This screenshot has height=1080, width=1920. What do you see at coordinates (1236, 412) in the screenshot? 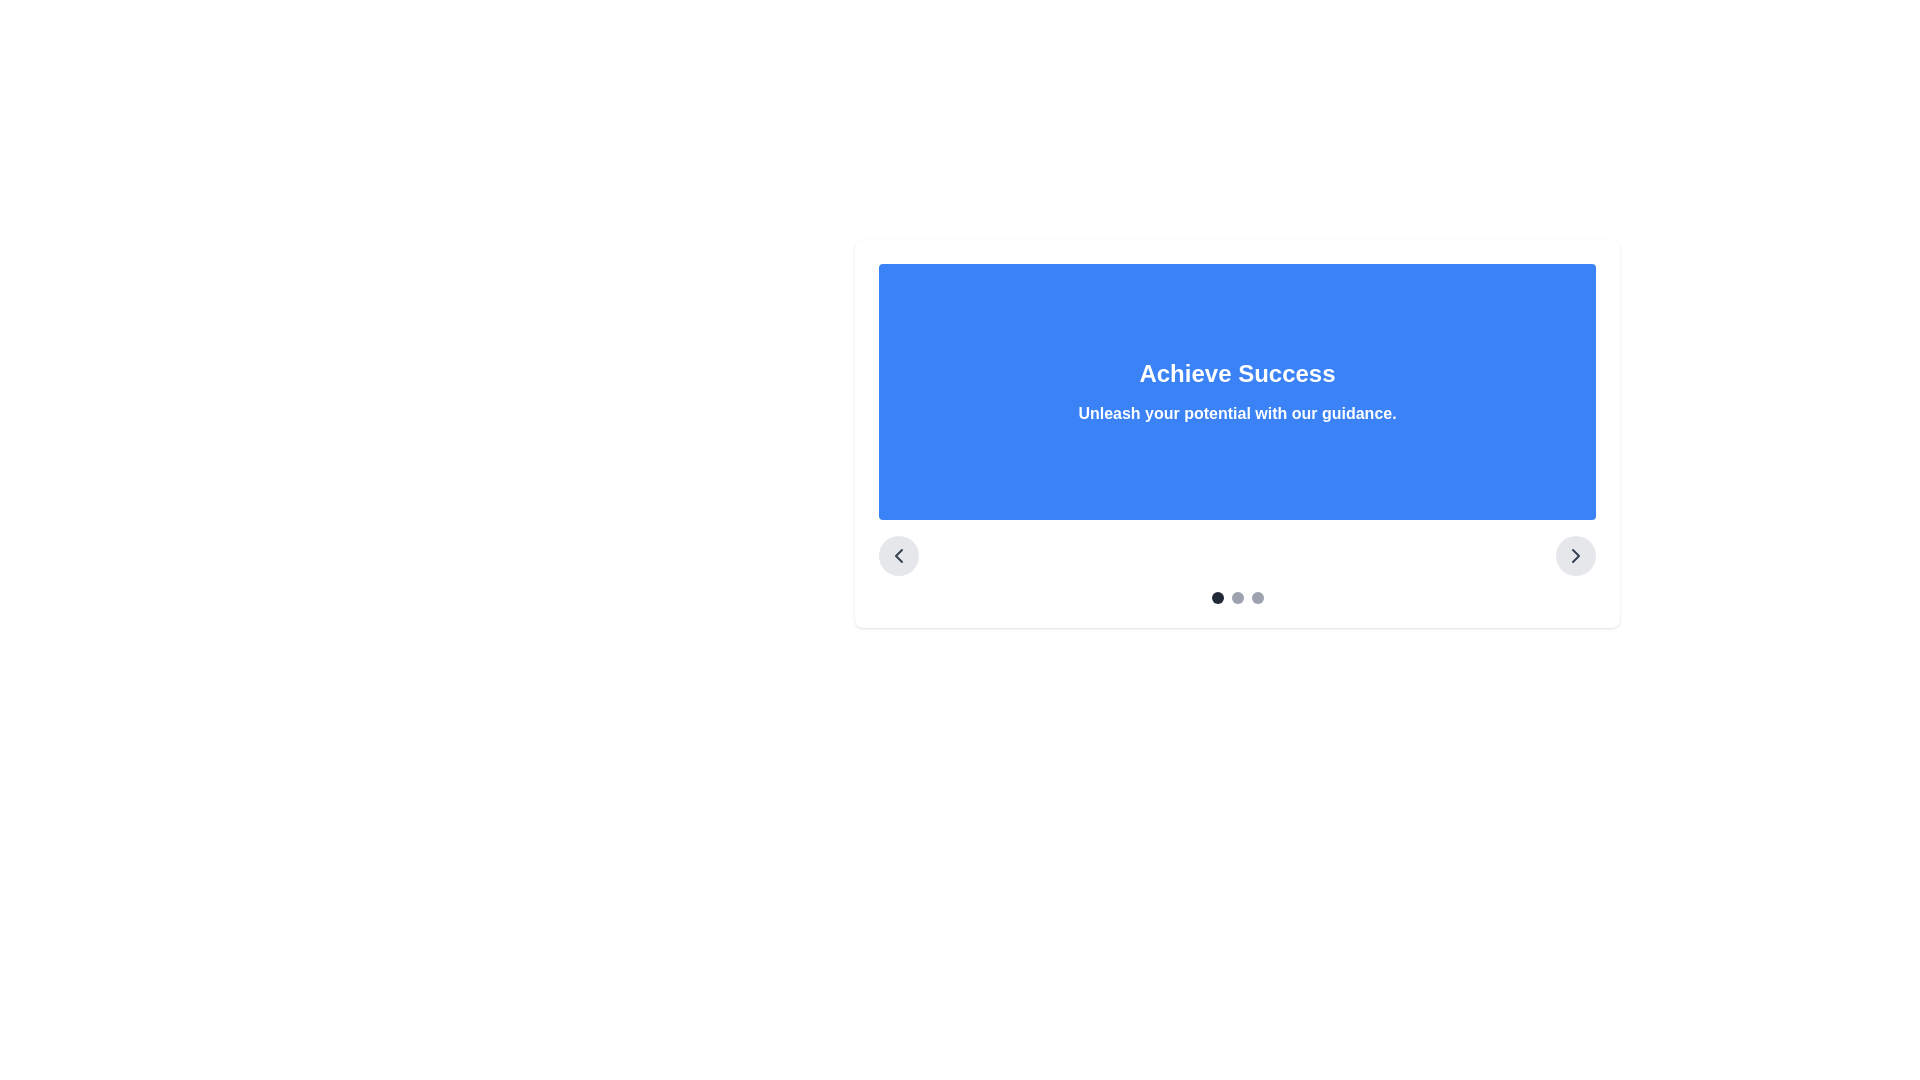
I see `the text label that says 'Unleash your potential with our guidance.' which is displayed in white on a blue background, located directly beneath the 'Achieve Success' text` at bounding box center [1236, 412].